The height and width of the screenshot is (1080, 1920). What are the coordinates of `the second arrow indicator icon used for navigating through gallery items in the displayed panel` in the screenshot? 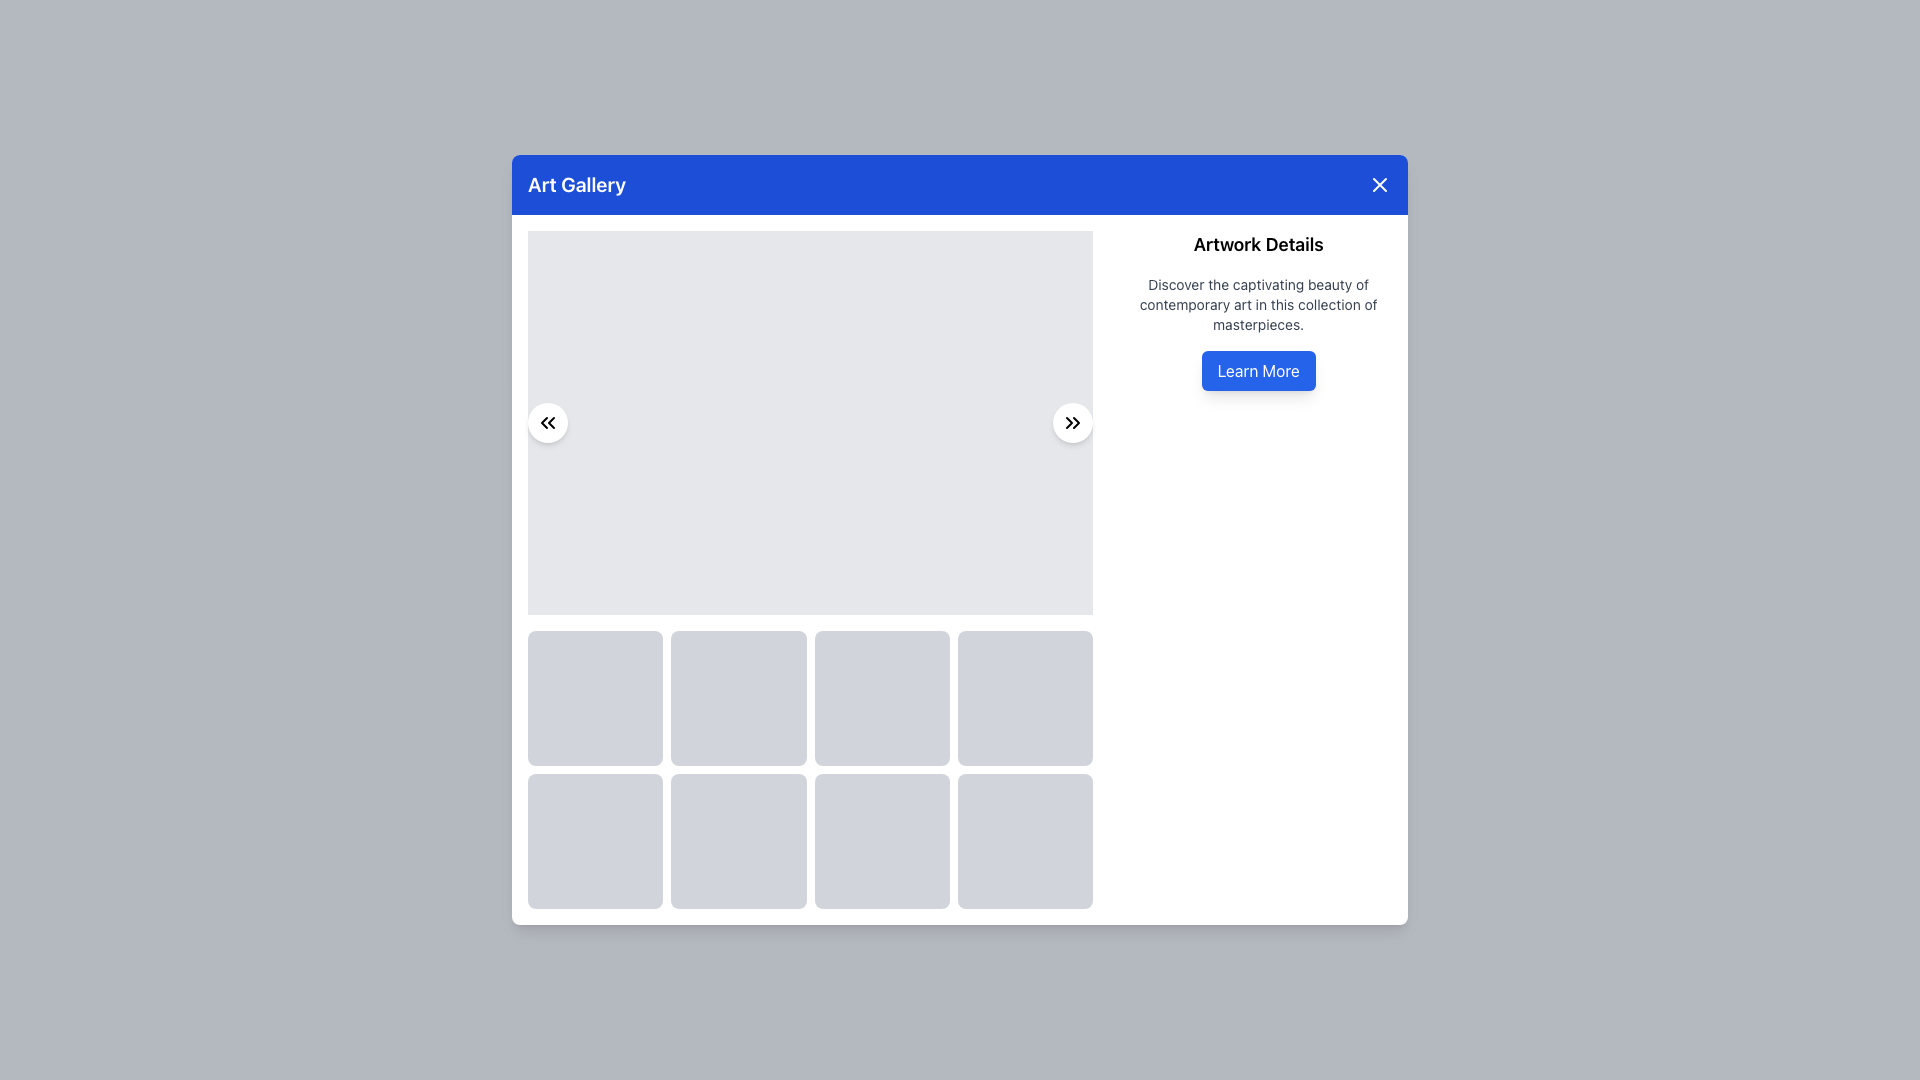 It's located at (551, 421).